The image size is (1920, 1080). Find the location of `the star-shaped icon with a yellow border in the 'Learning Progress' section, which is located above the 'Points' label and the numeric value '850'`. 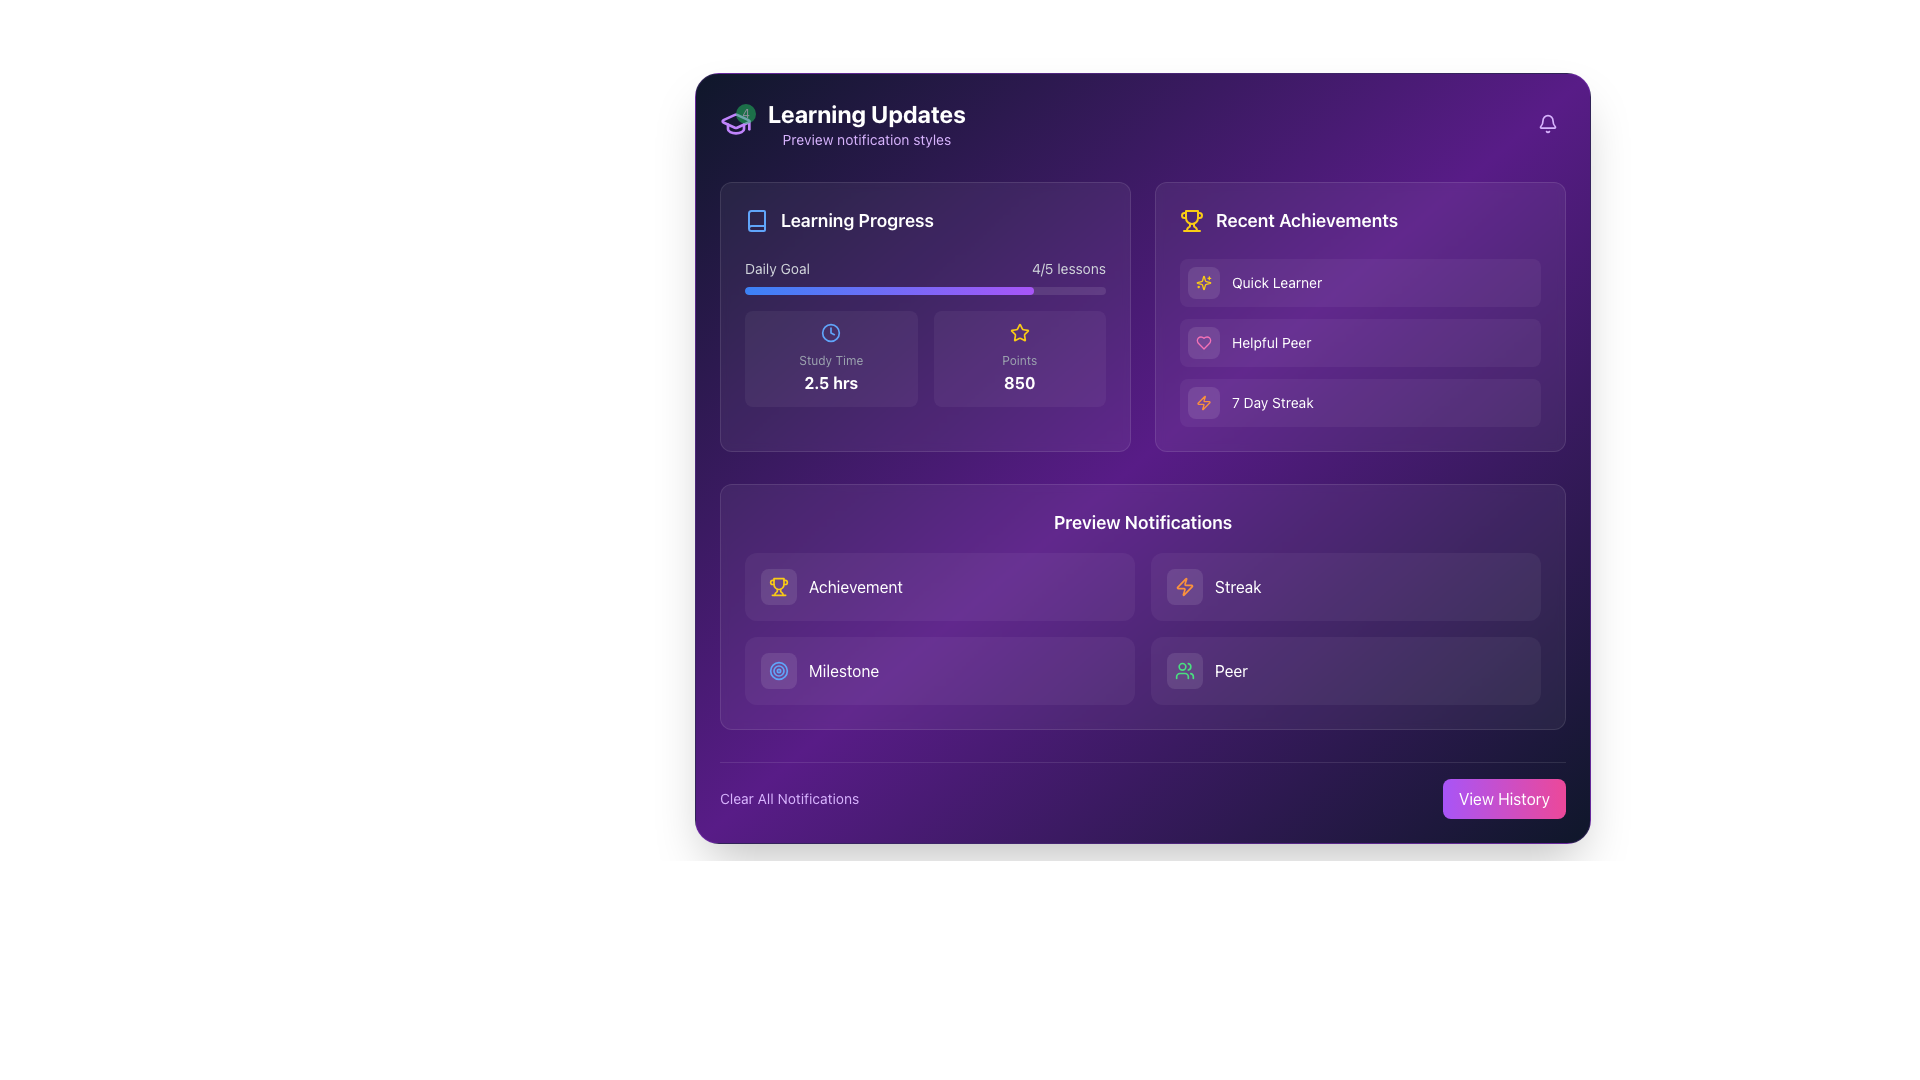

the star-shaped icon with a yellow border in the 'Learning Progress' section, which is located above the 'Points' label and the numeric value '850' is located at coordinates (1019, 331).